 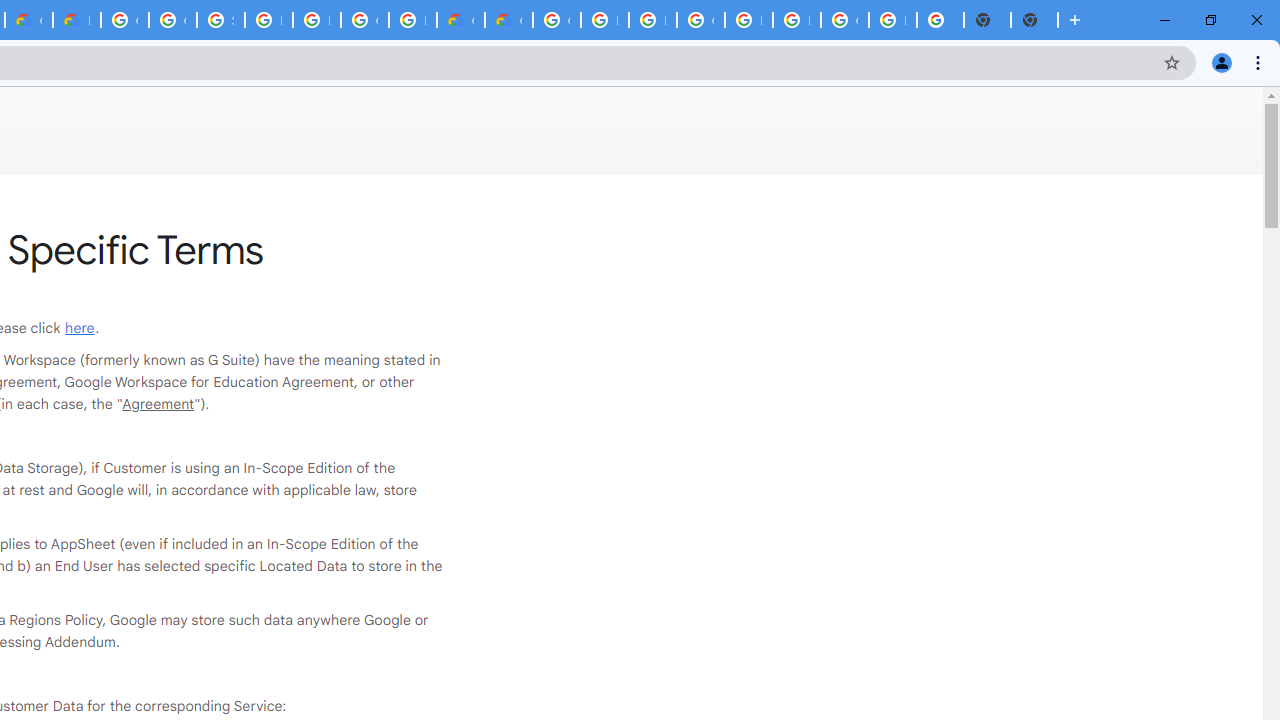 I want to click on 'New Tab', so click(x=1034, y=20).